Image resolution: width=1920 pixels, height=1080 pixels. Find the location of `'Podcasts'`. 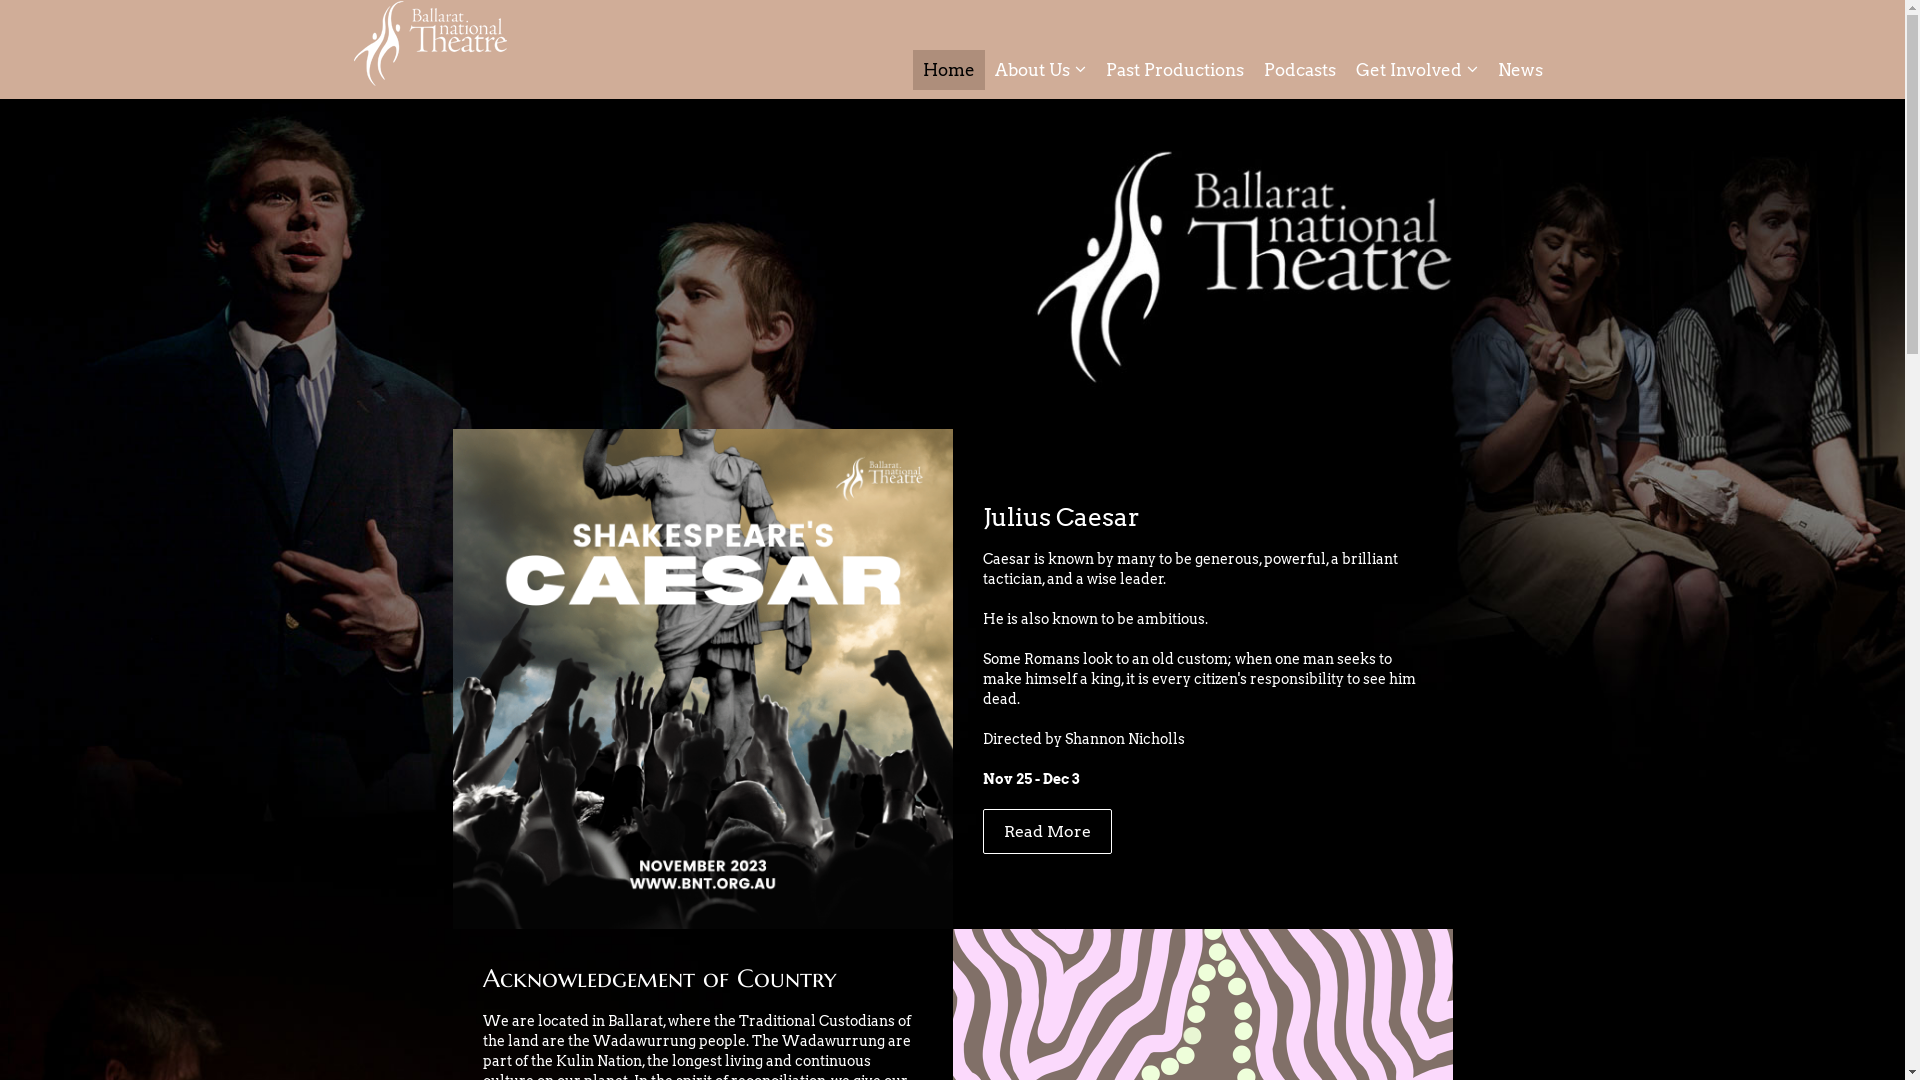

'Podcasts' is located at coordinates (1300, 68).